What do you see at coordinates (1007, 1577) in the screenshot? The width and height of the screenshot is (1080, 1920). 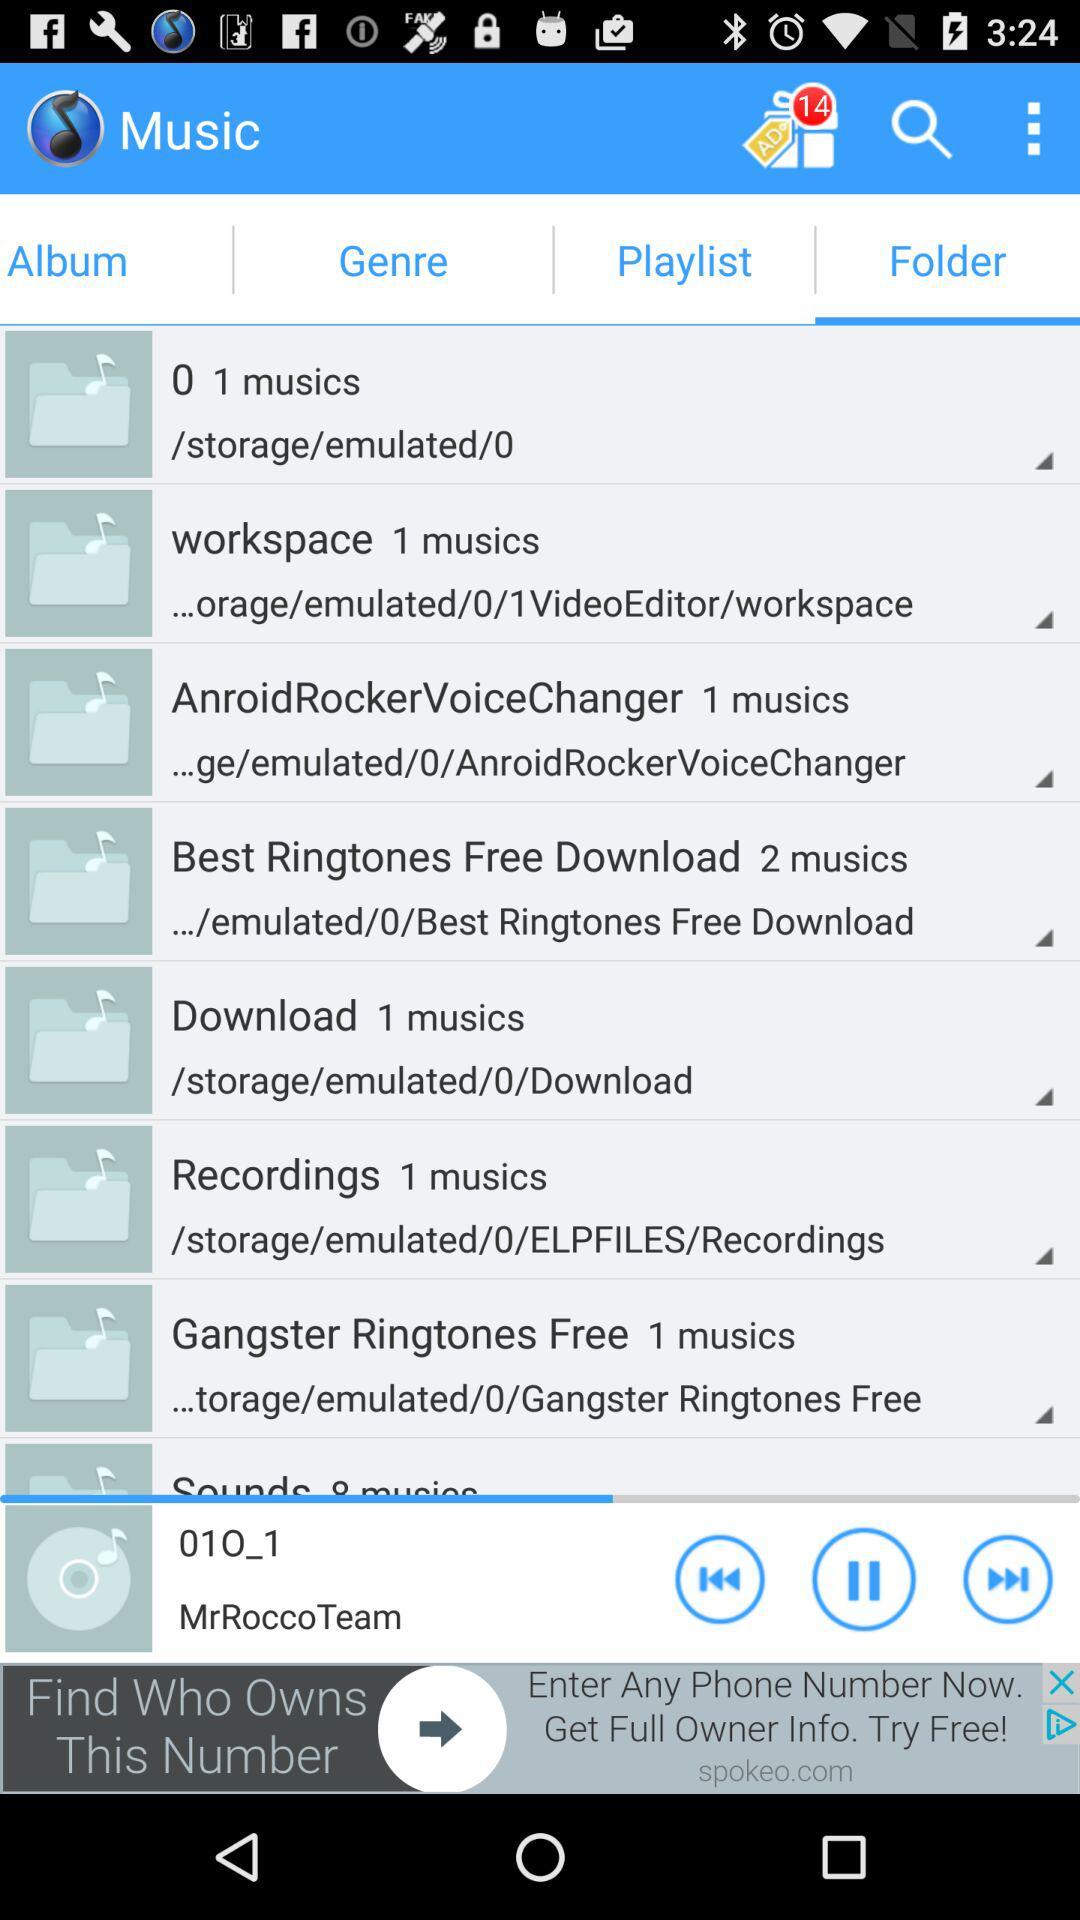 I see `play option` at bounding box center [1007, 1577].